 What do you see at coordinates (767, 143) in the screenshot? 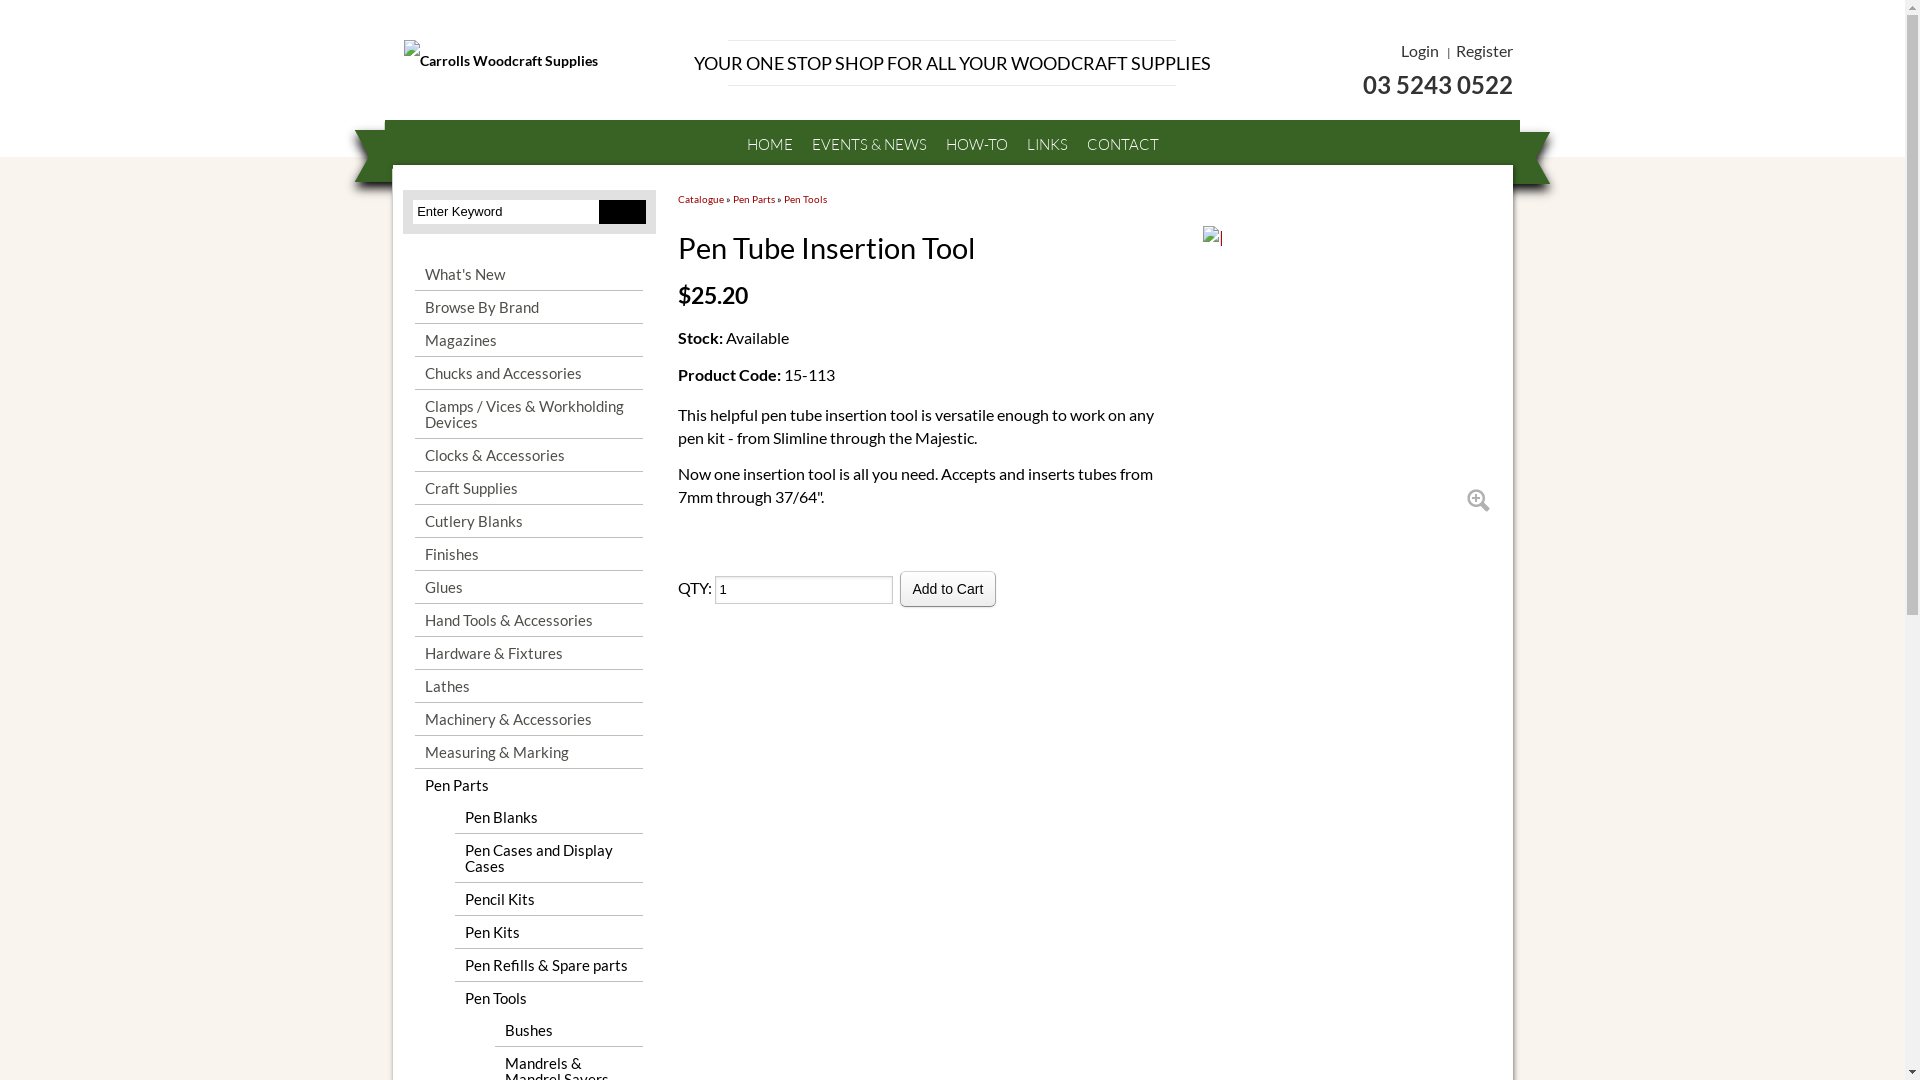
I see `'HOME'` at bounding box center [767, 143].